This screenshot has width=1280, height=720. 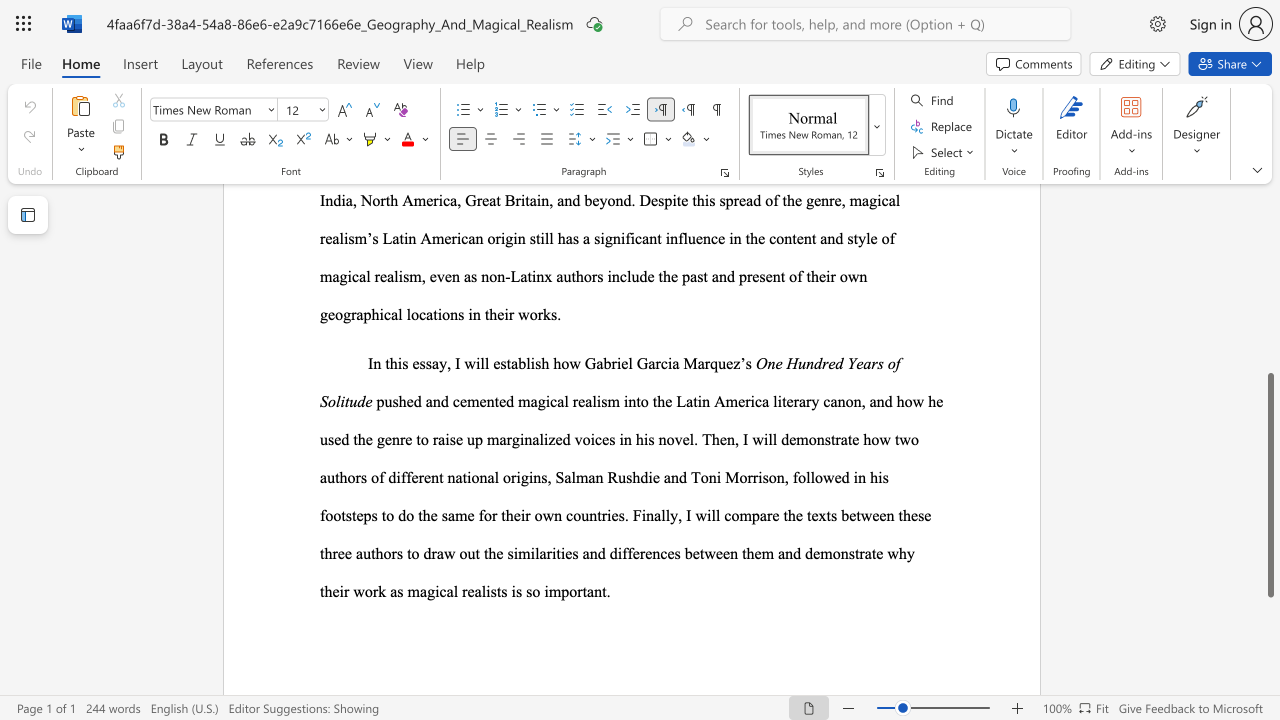 What do you see at coordinates (850, 438) in the screenshot?
I see `the 2th character "t" in the text` at bounding box center [850, 438].